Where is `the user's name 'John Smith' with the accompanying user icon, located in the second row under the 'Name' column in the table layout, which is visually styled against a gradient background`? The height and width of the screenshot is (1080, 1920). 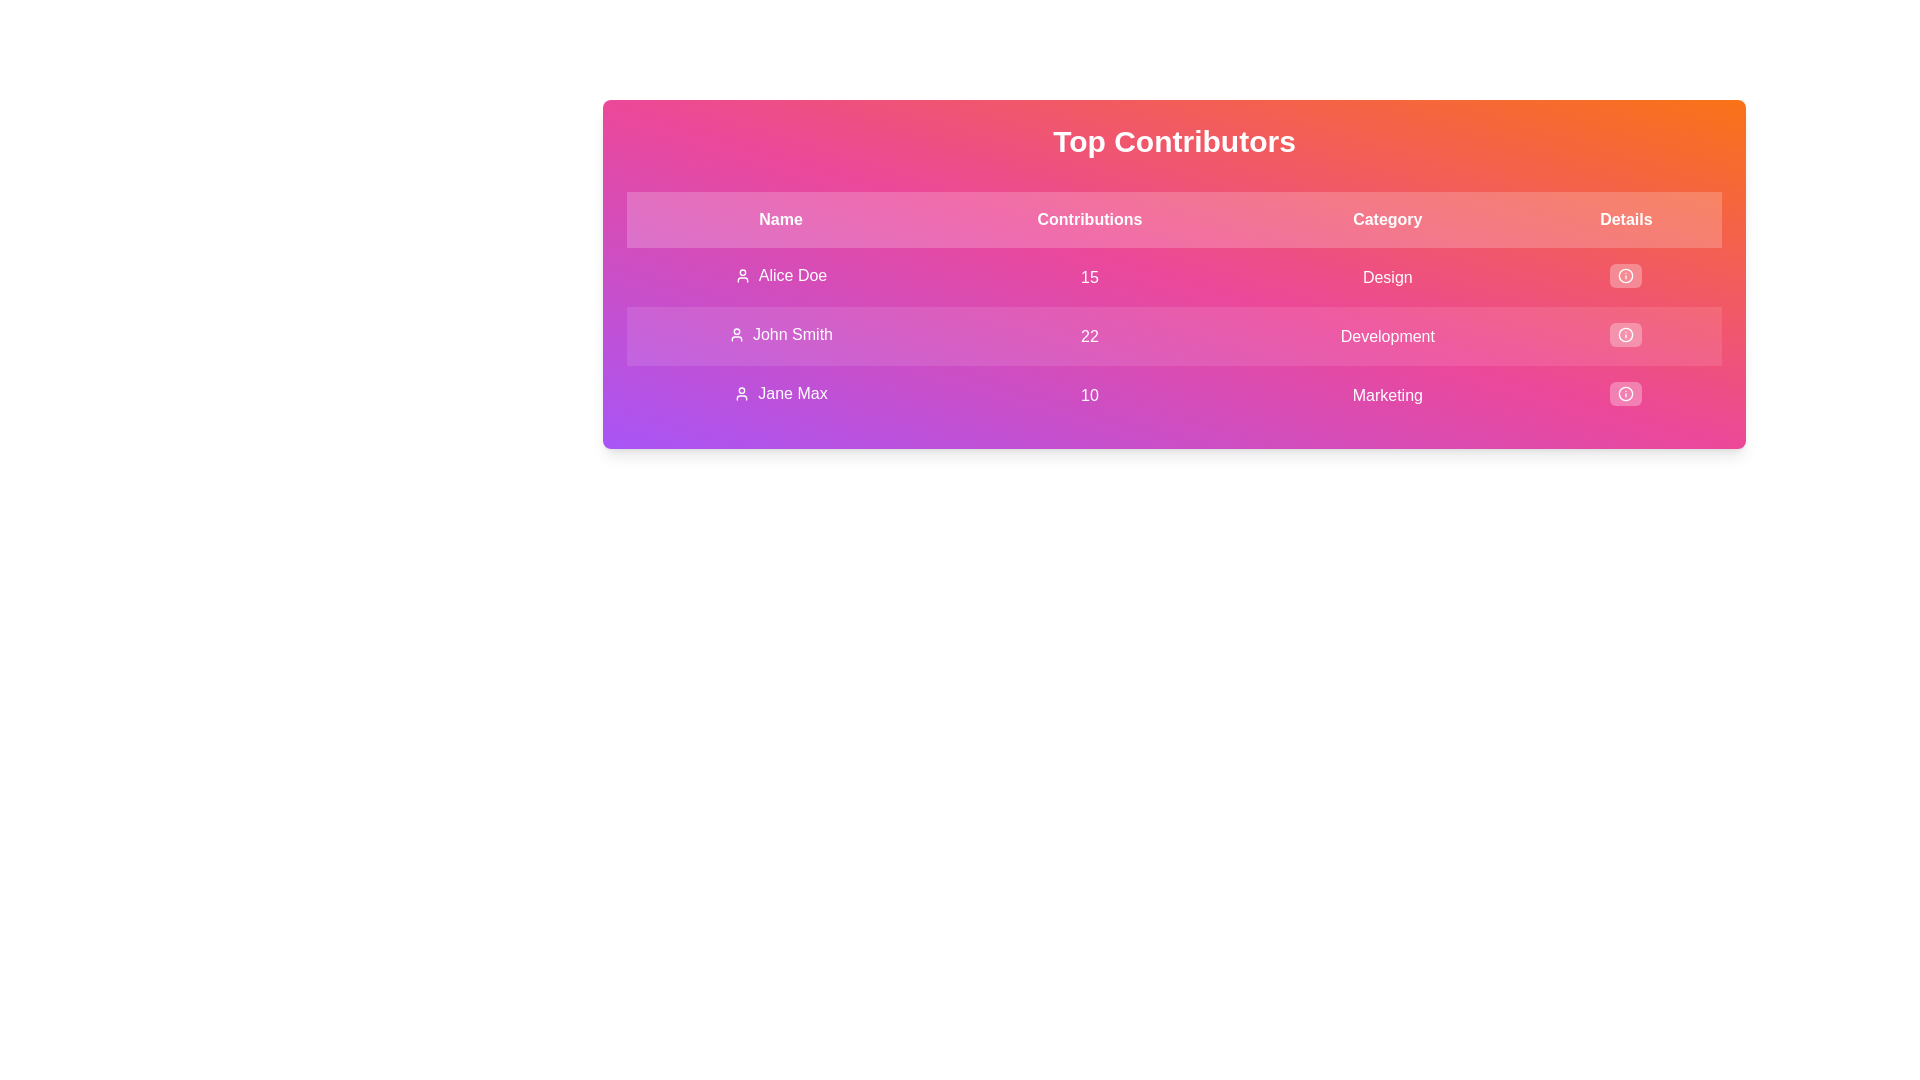
the user's name 'John Smith' with the accompanying user icon, located in the second row under the 'Name' column in the table layout, which is visually styled against a gradient background is located at coordinates (780, 334).